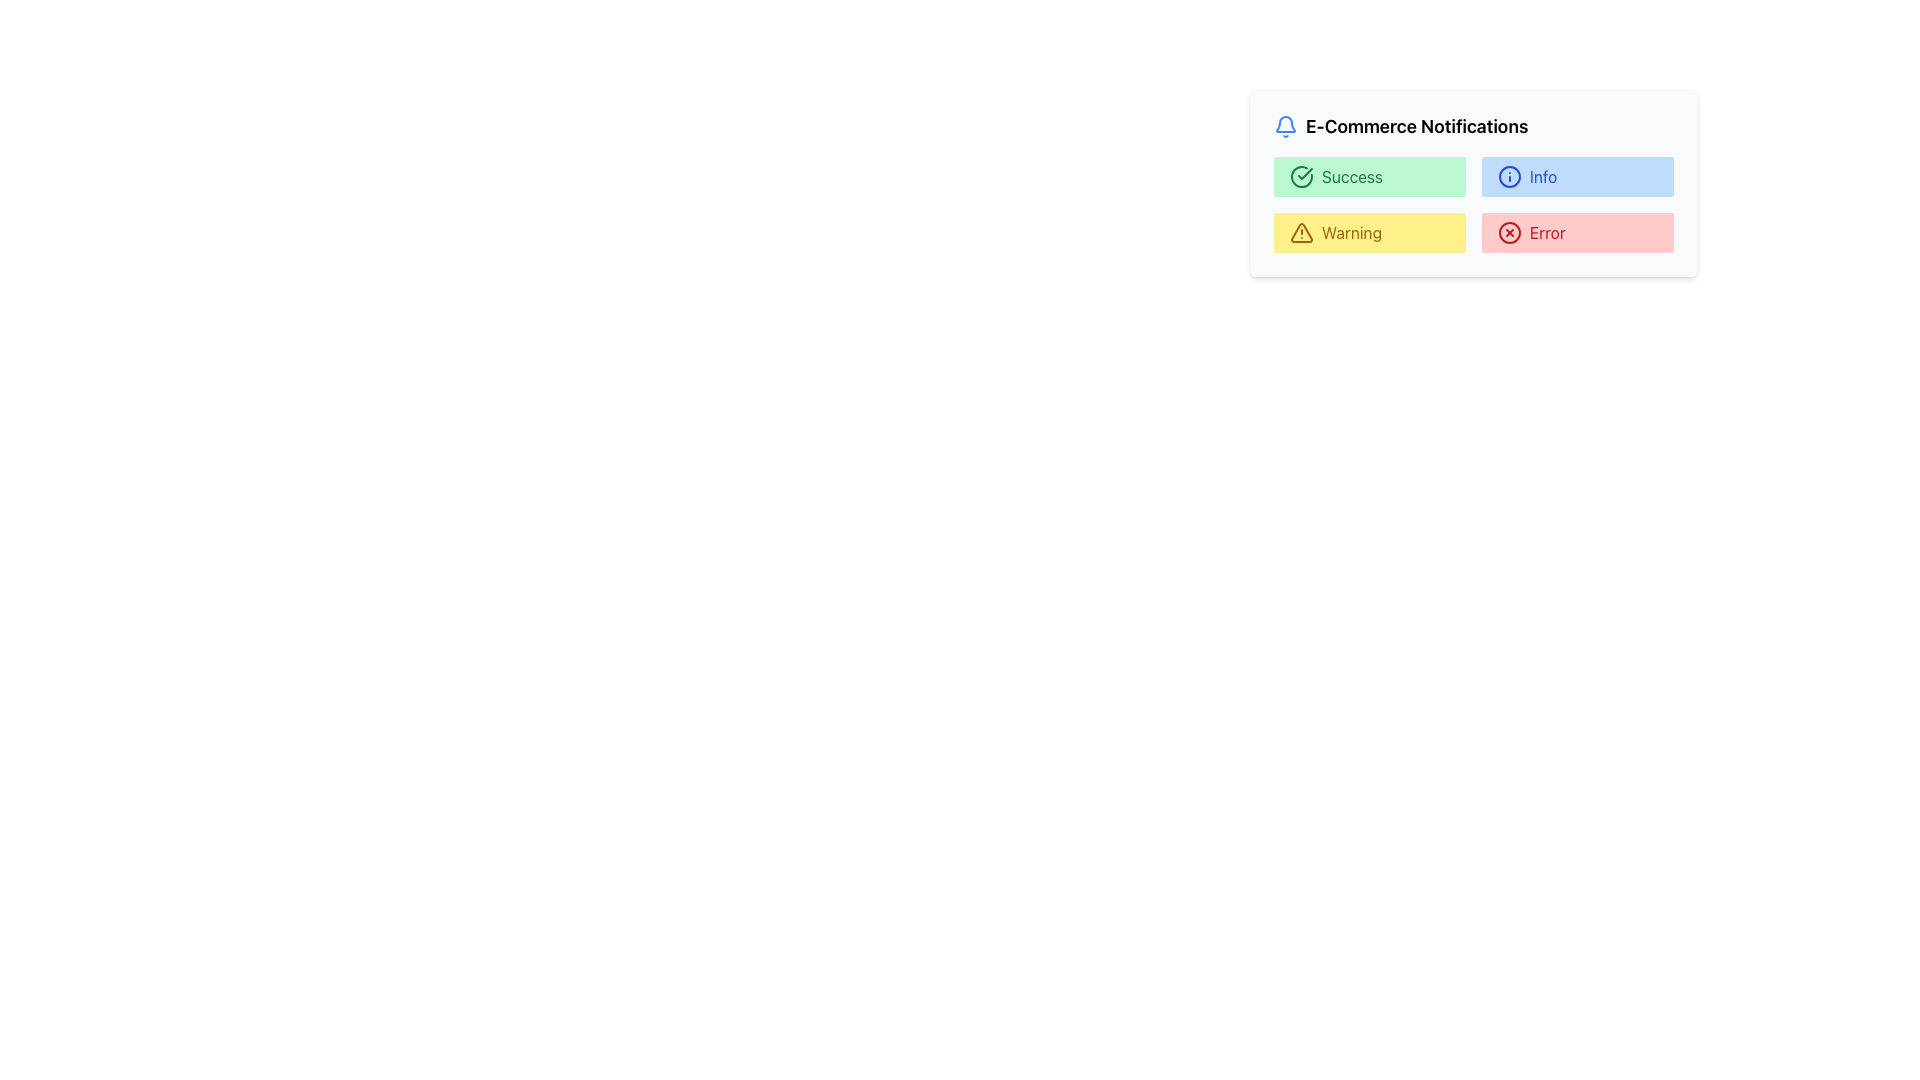 Image resolution: width=1920 pixels, height=1080 pixels. I want to click on the warning notification button located at the bottom-left corner of the grid layout by, so click(1368, 231).